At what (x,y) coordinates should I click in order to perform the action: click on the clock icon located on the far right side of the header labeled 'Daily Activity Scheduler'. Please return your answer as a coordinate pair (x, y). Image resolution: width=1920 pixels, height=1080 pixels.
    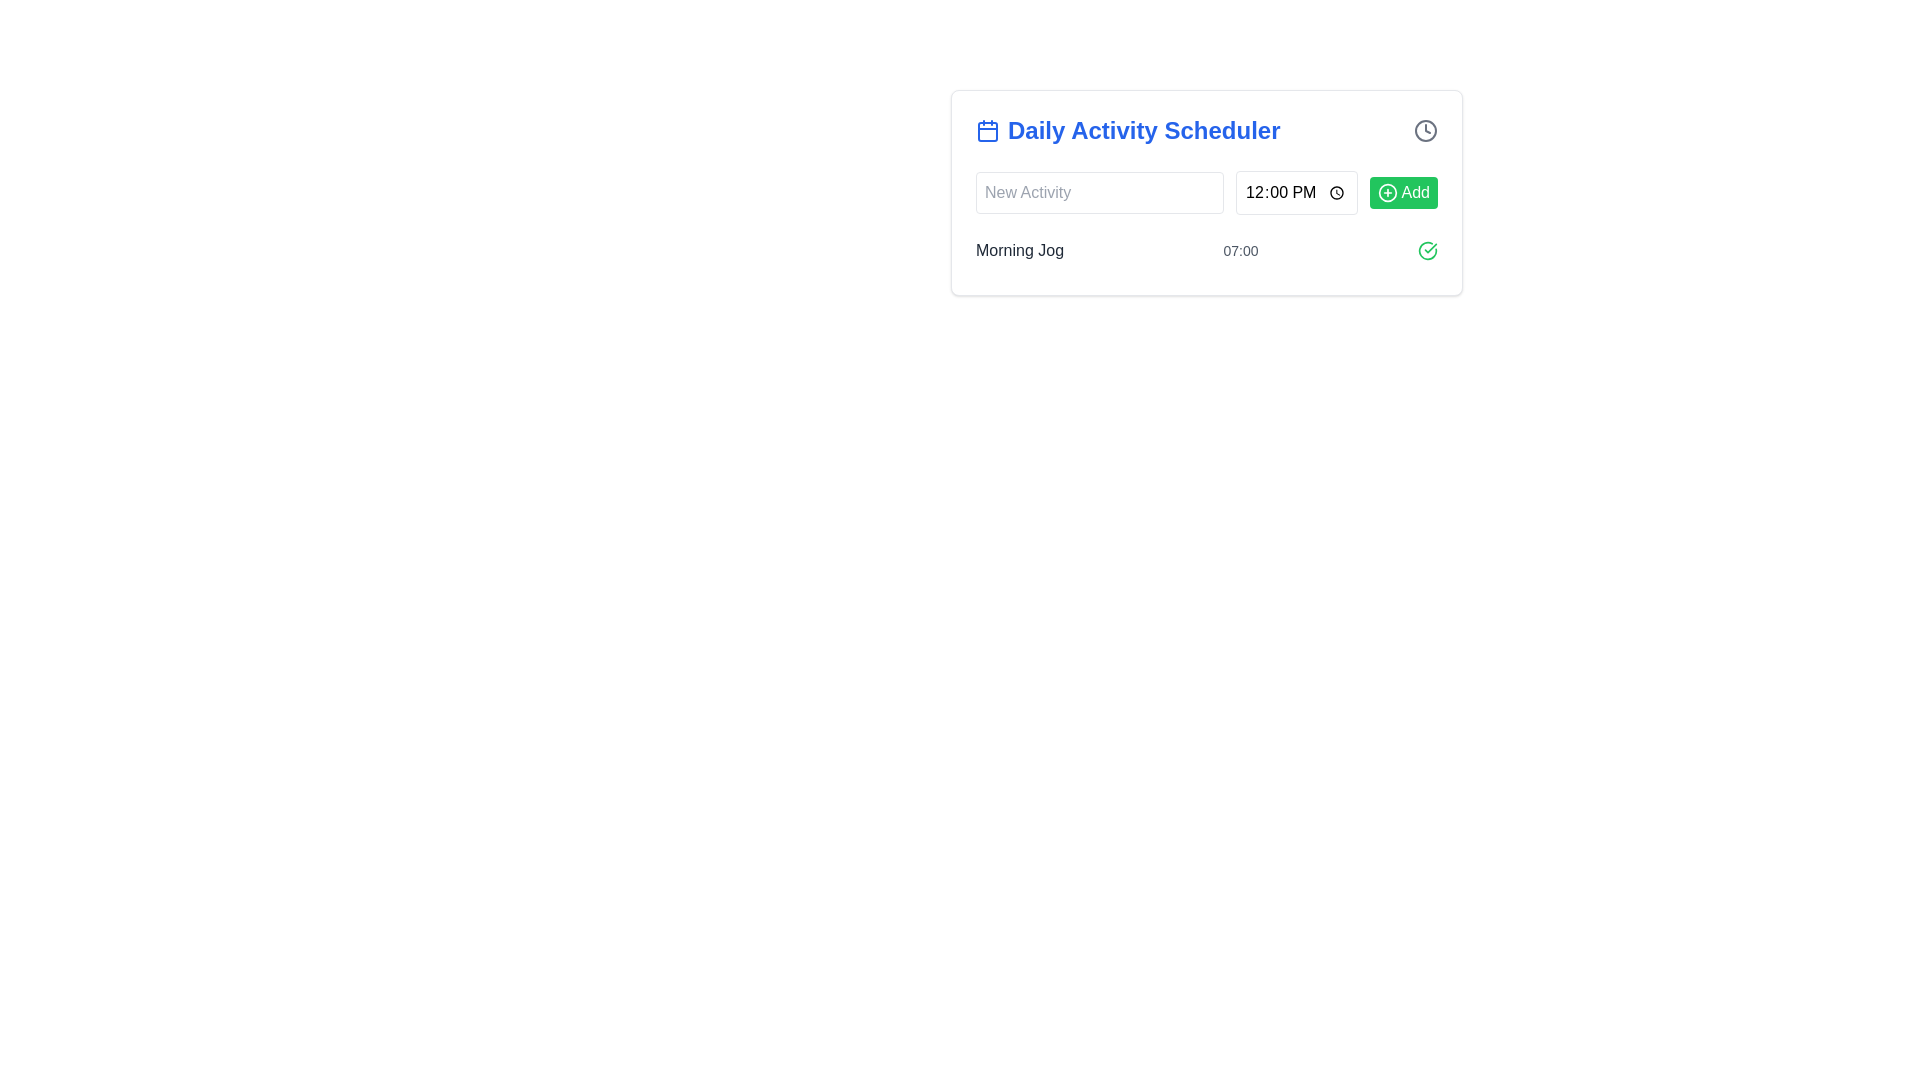
    Looking at the image, I should click on (1424, 131).